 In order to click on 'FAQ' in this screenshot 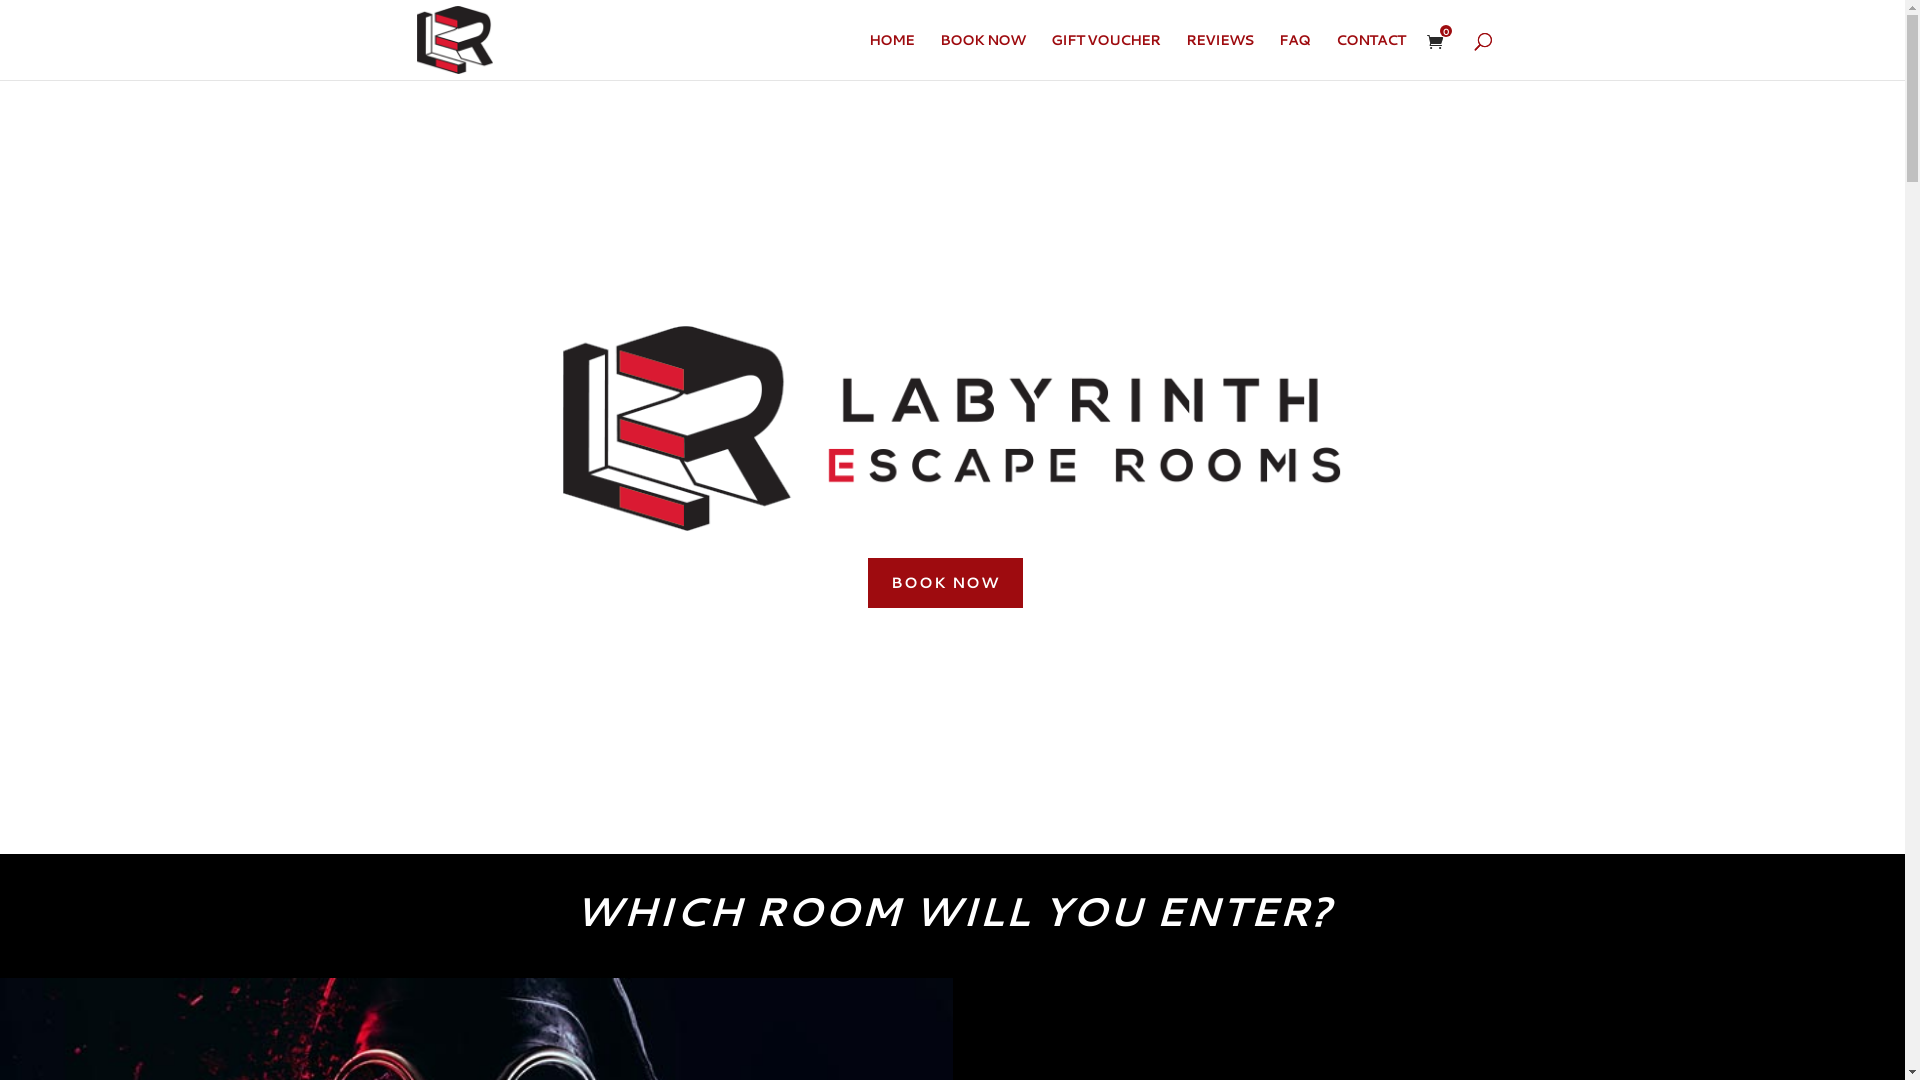, I will do `click(1293, 55)`.